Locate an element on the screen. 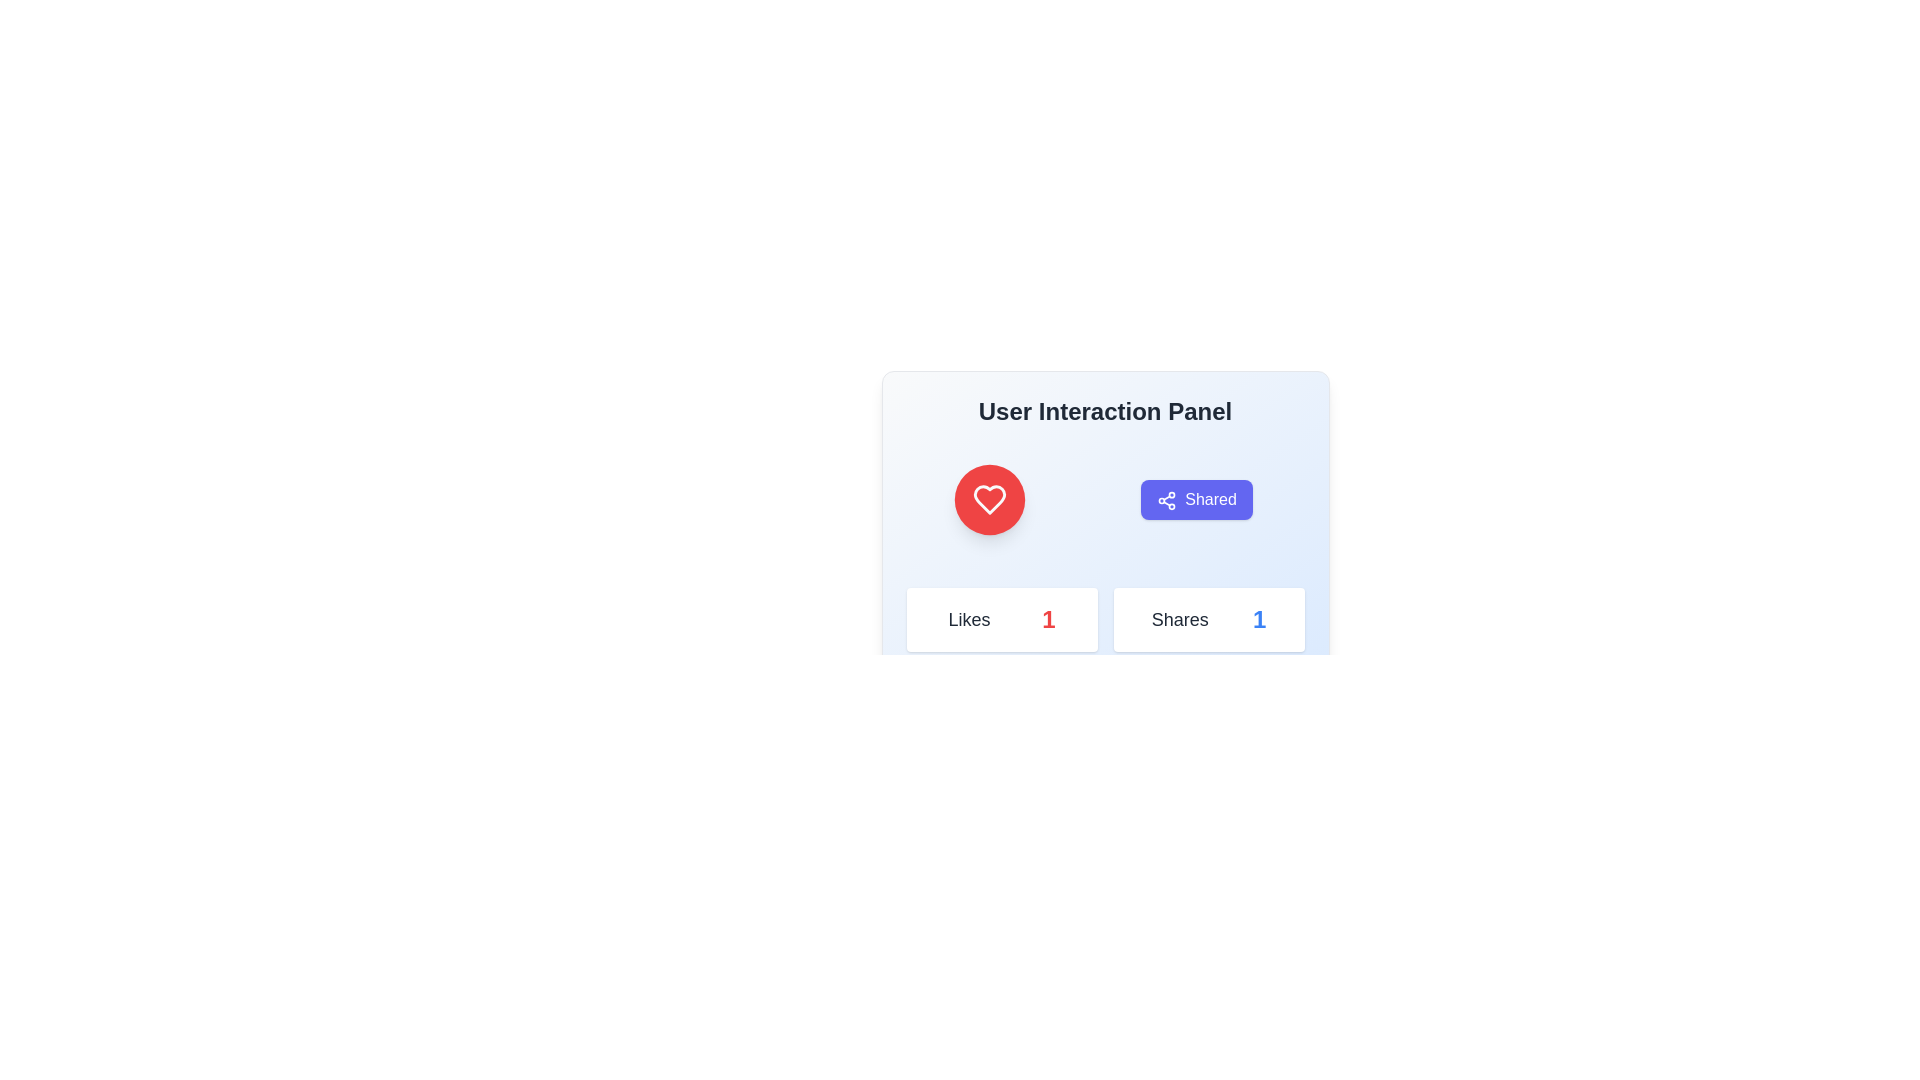 Image resolution: width=1920 pixels, height=1080 pixels. the text label displaying 'Shares' in bold dark gray font, located in the bottom-right area of the interface under the 'User Interaction Panel' is located at coordinates (1180, 619).